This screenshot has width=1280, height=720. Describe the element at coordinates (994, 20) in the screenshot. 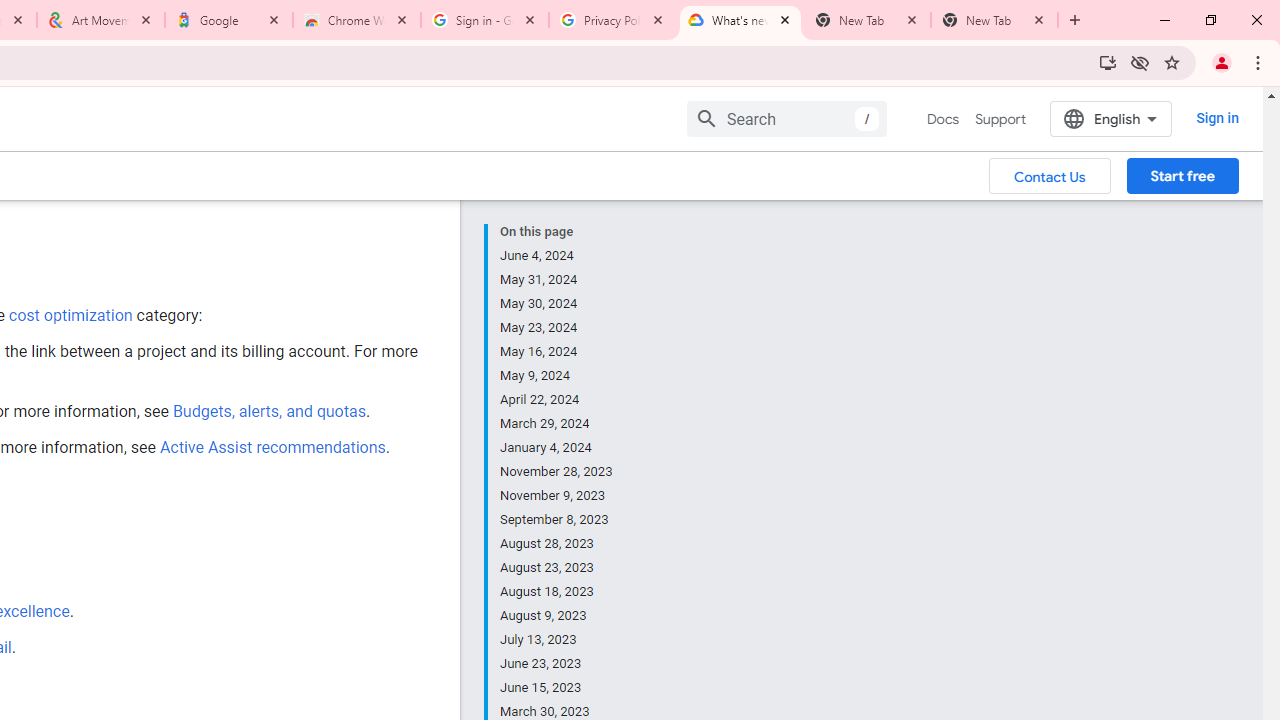

I see `'New Tab'` at that location.